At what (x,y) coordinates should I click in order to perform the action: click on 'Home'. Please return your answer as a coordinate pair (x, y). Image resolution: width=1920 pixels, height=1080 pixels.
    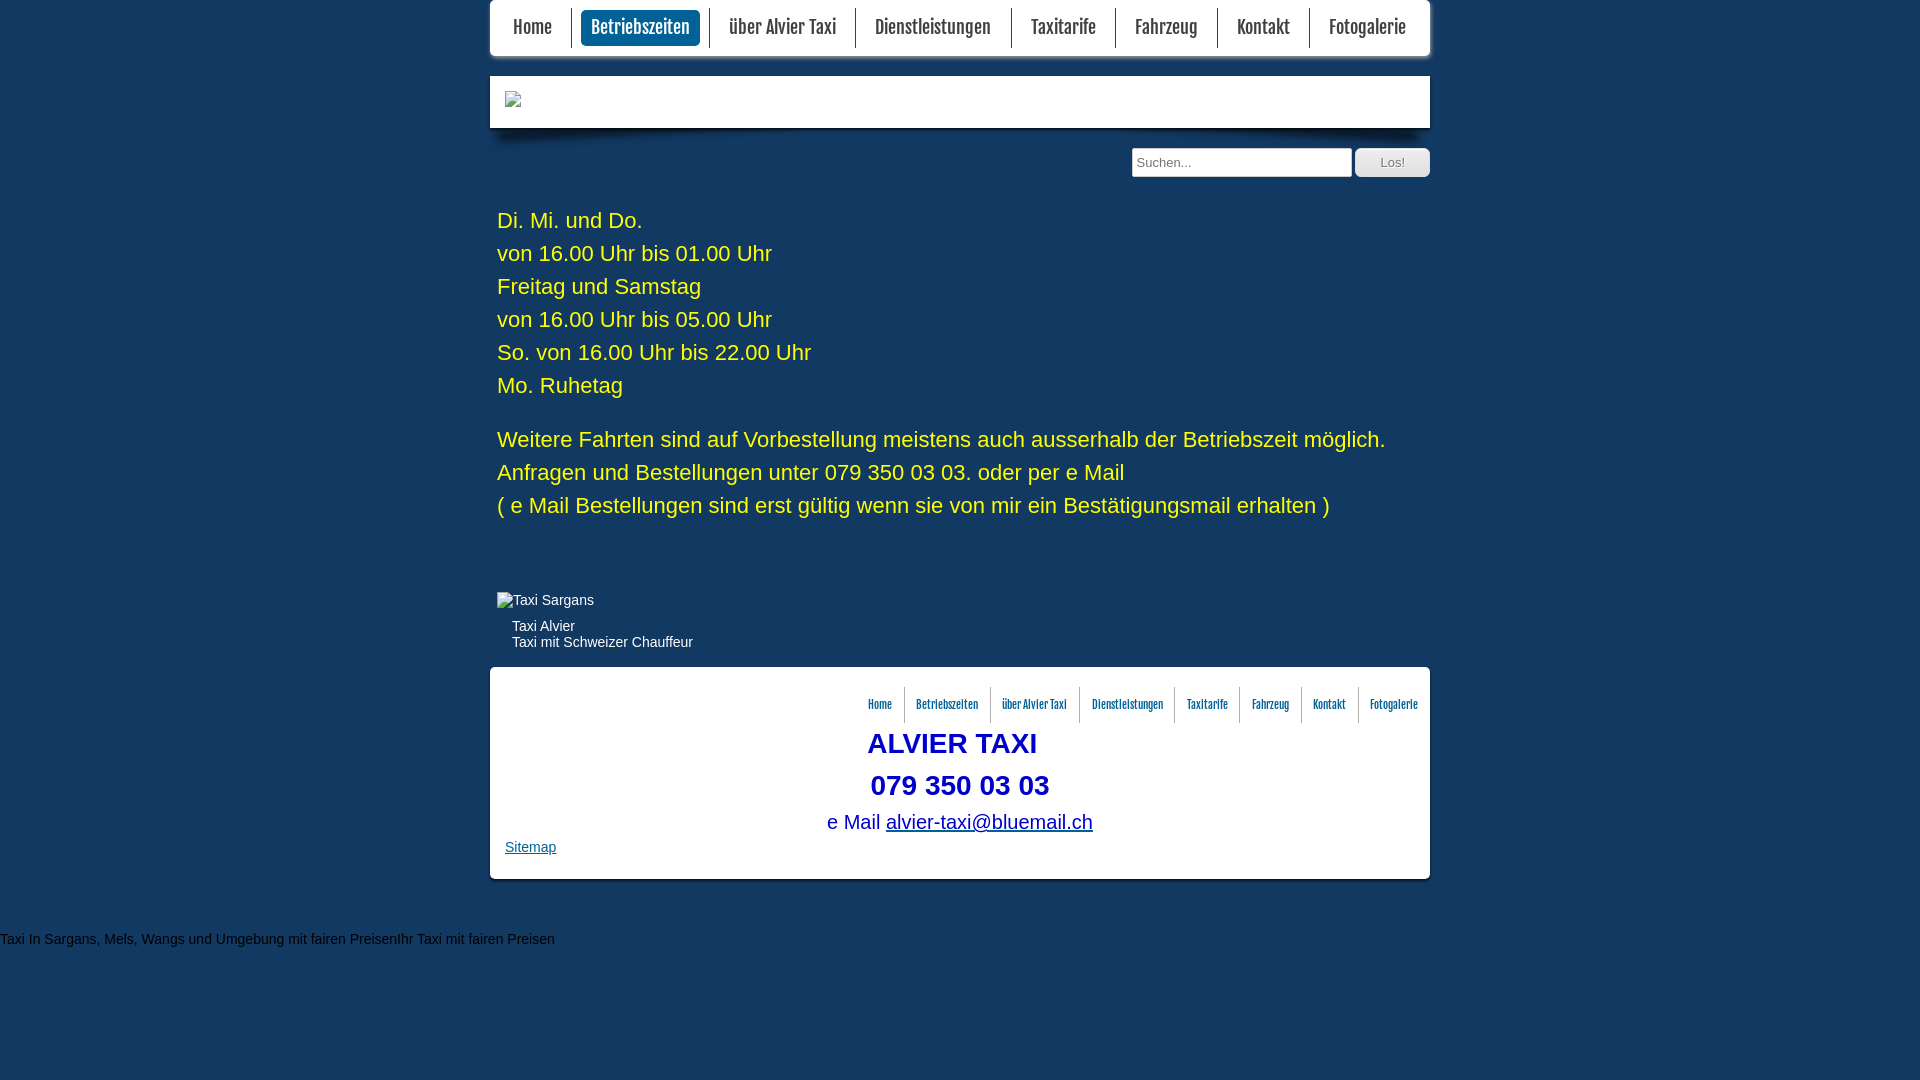
    Looking at the image, I should click on (532, 27).